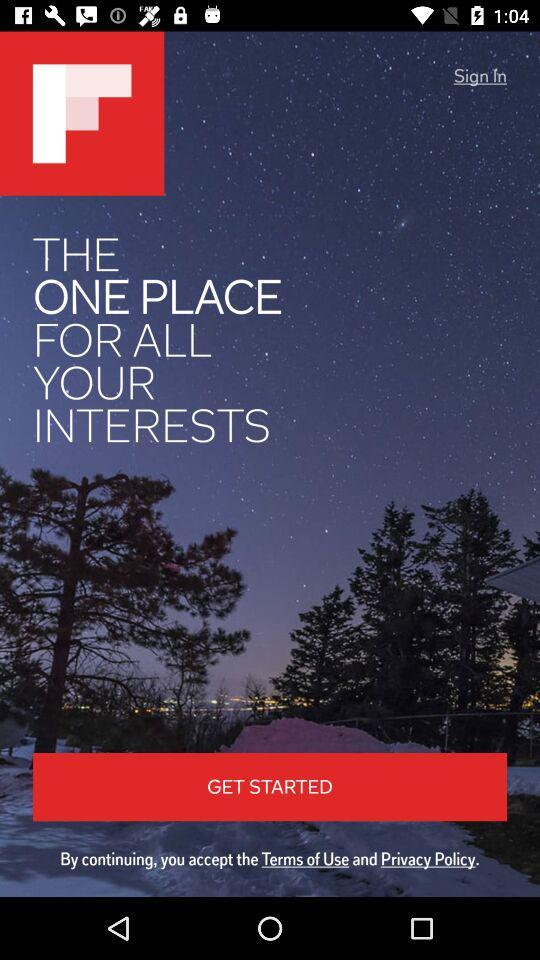  Describe the element at coordinates (479, 76) in the screenshot. I see `item at the top right corner` at that location.